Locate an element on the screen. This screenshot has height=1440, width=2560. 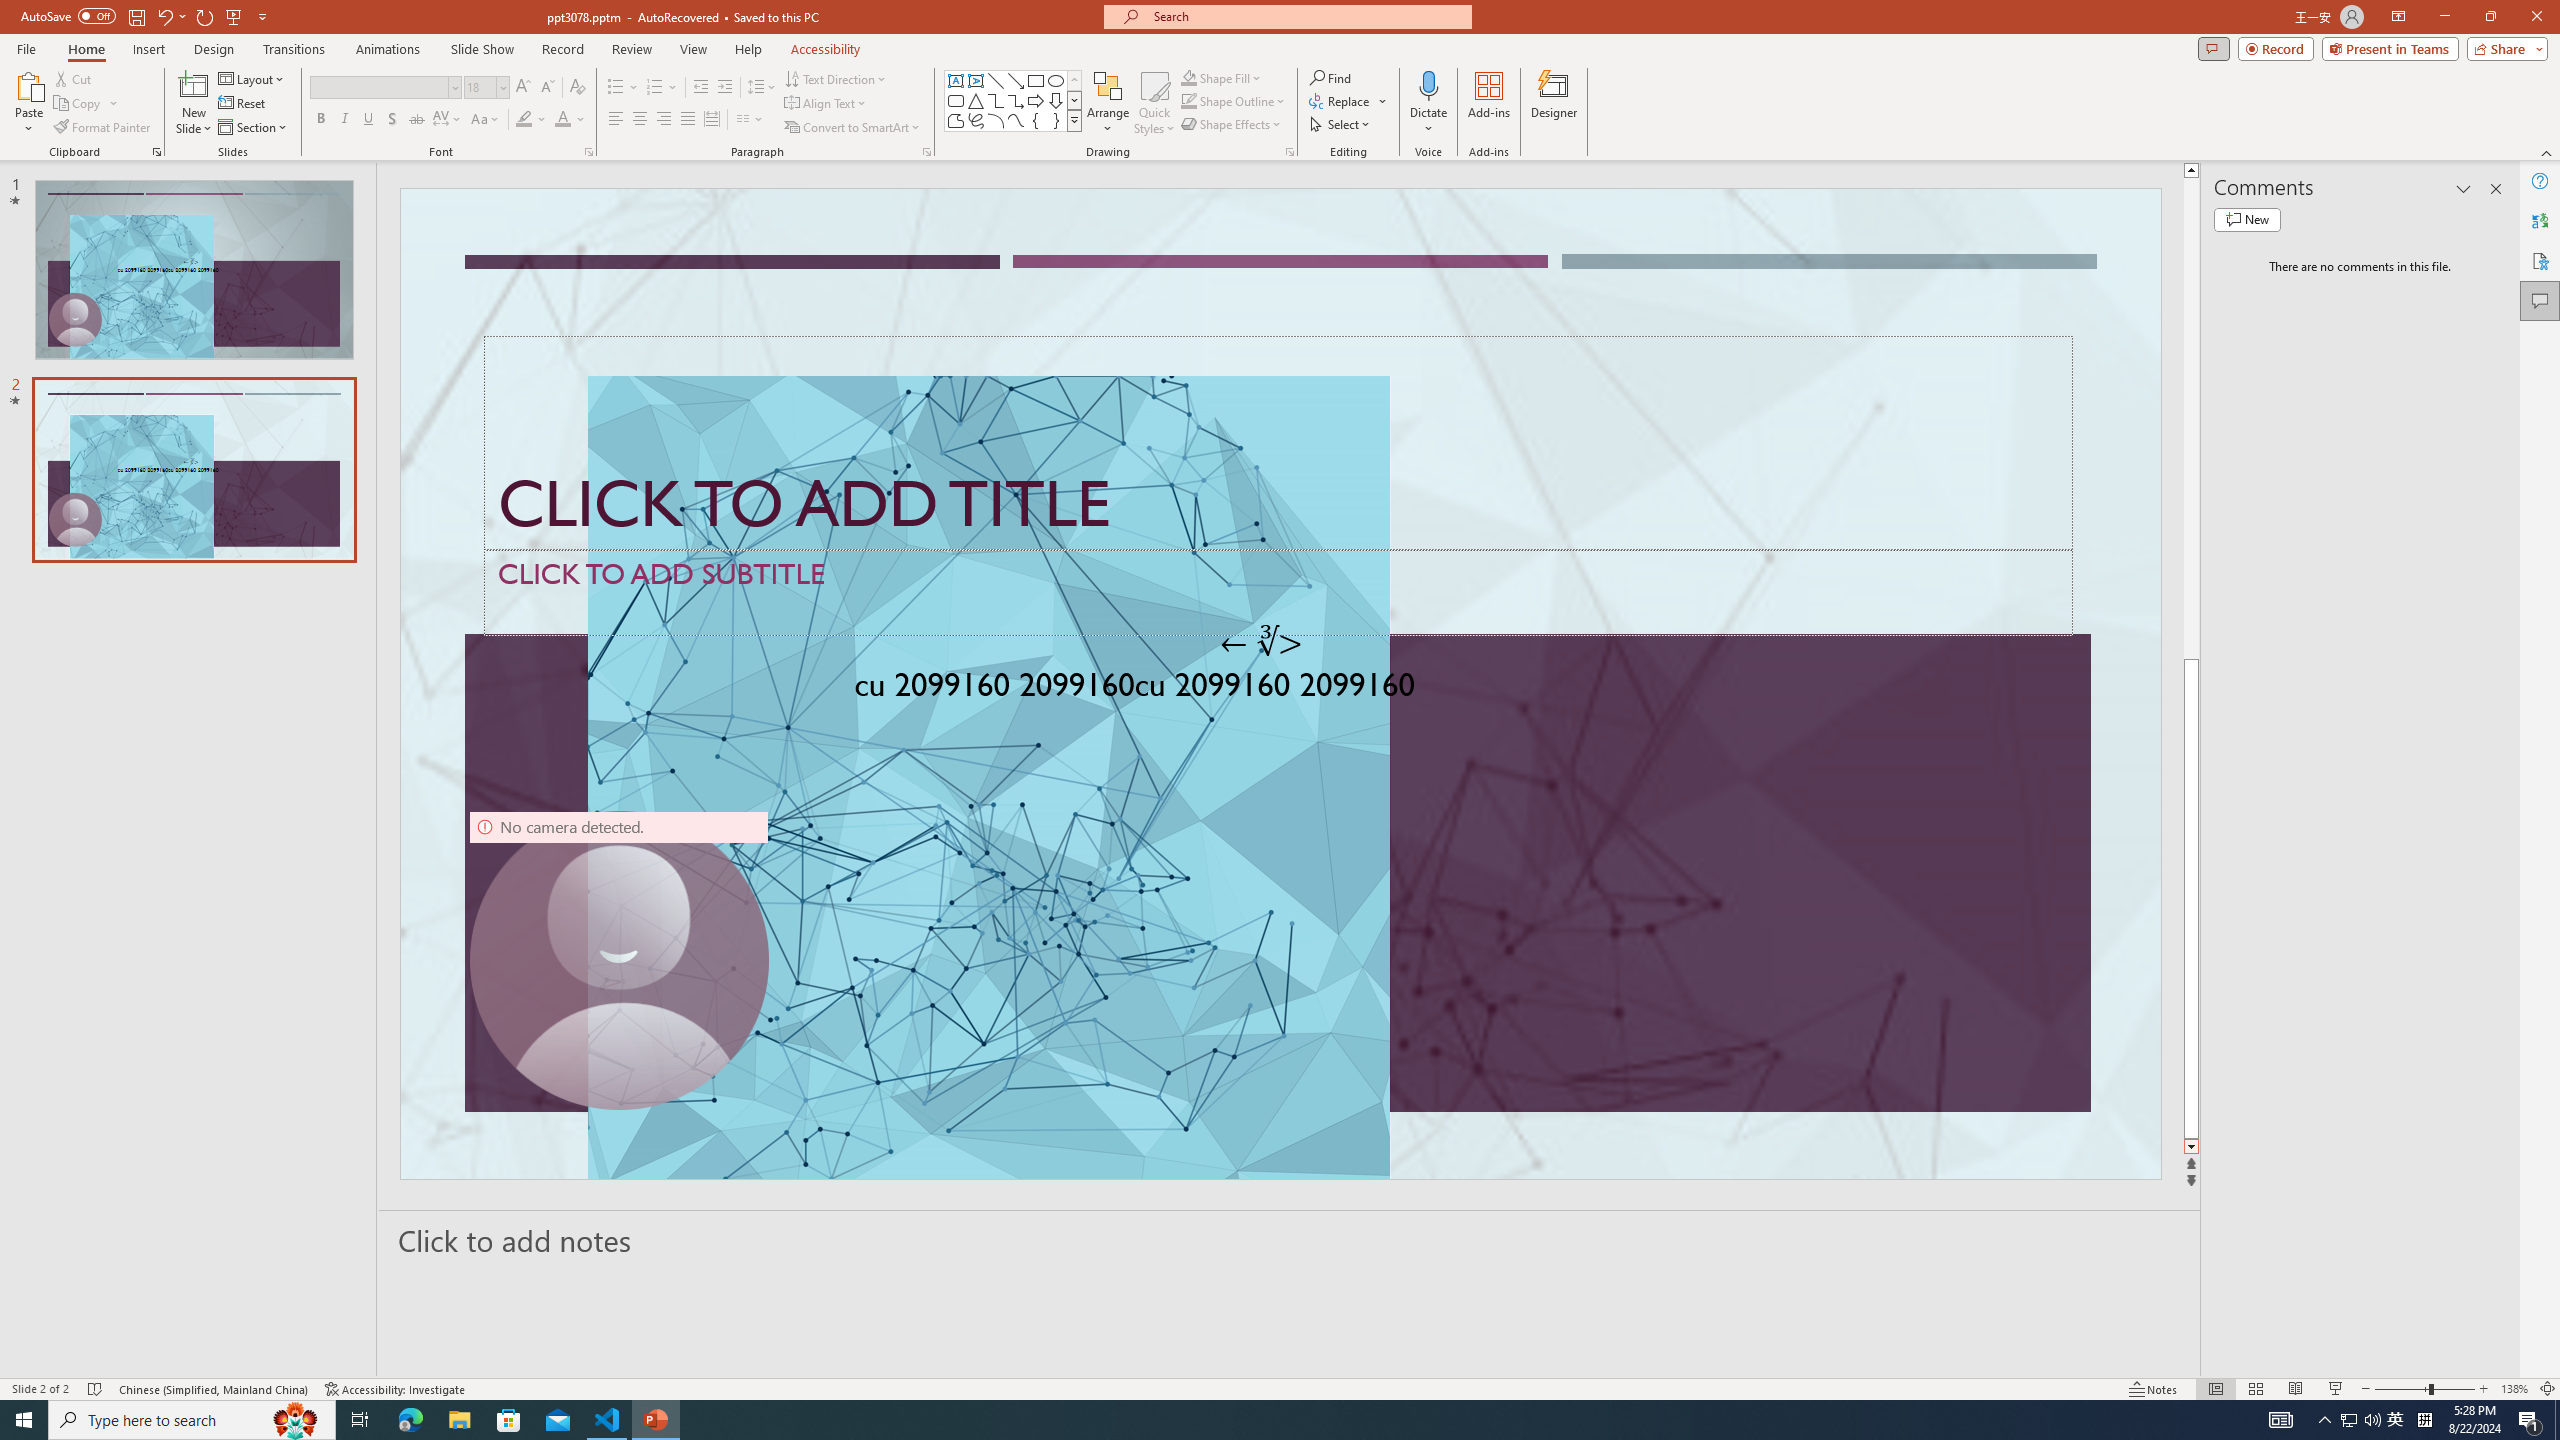
'Shape Outline Green, Accent 1' is located at coordinates (1189, 99).